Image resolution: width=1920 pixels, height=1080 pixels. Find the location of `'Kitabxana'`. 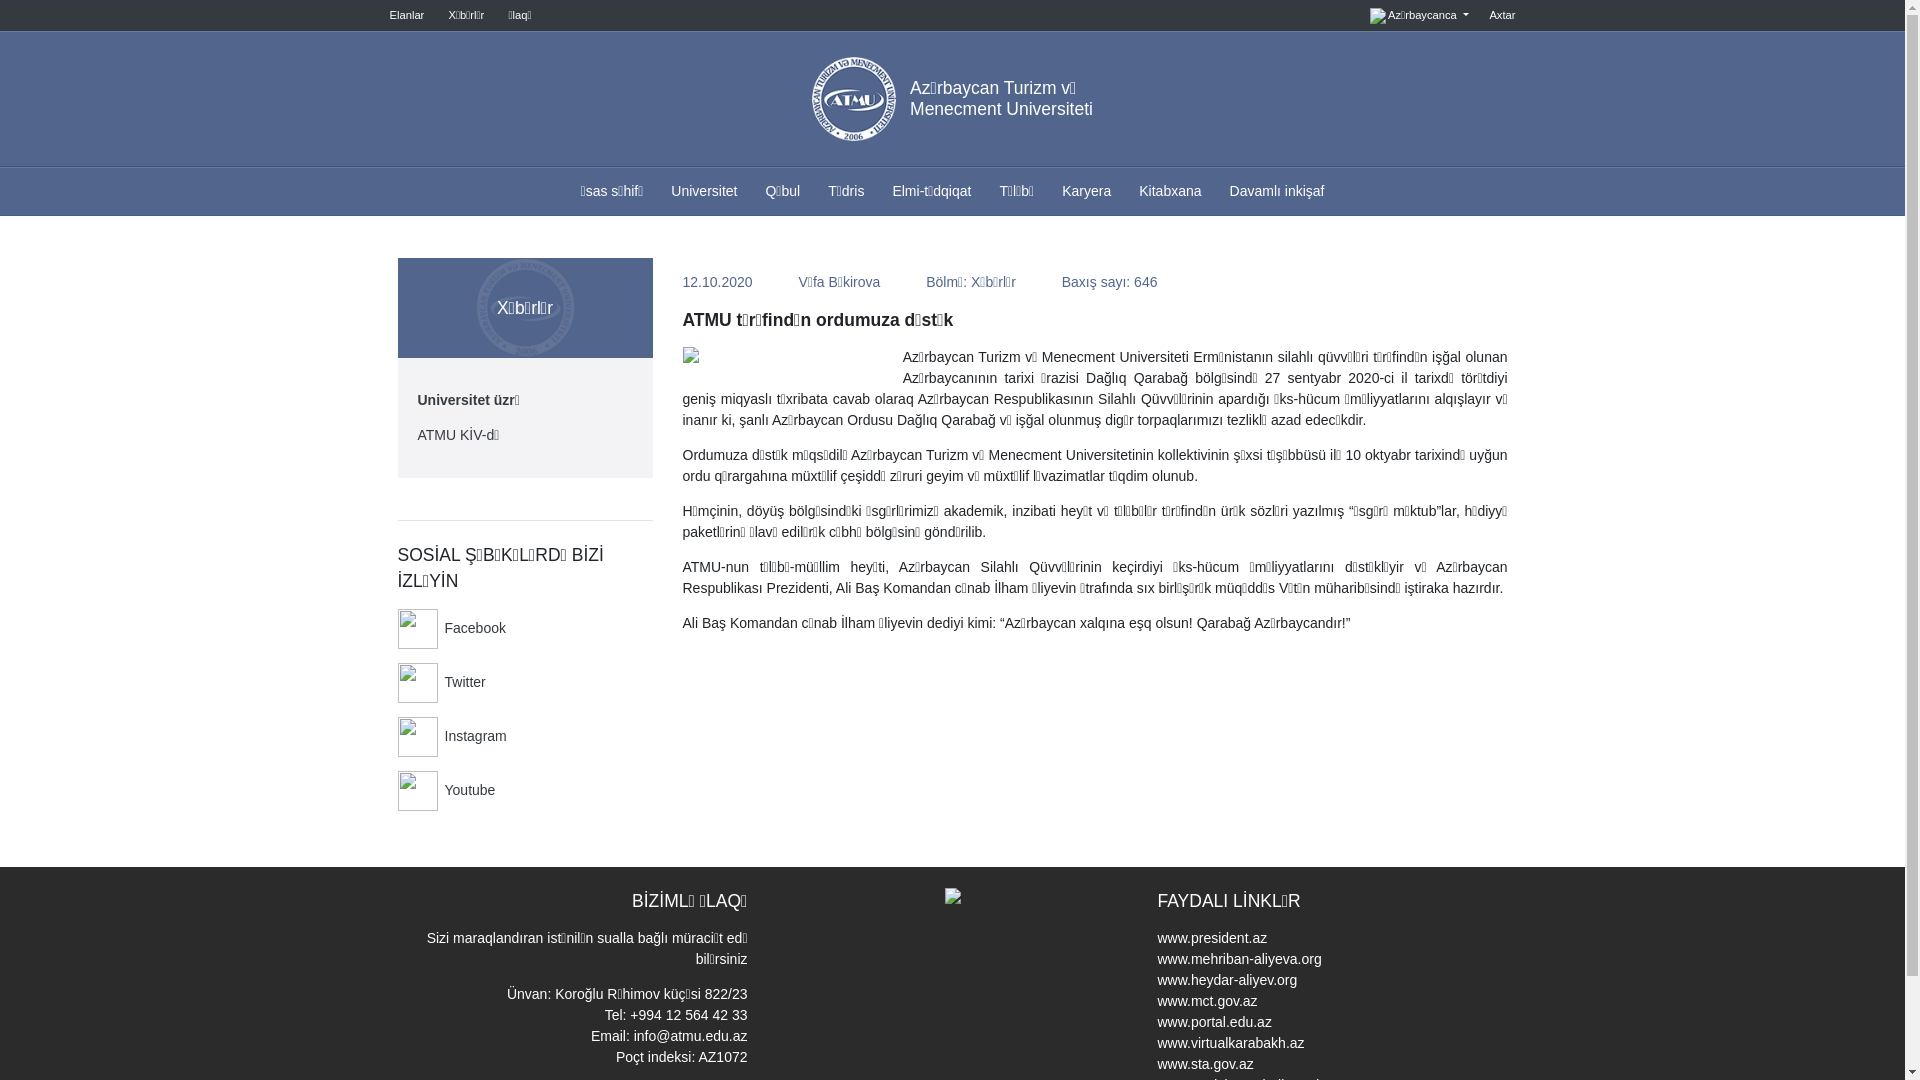

'Kitabxana' is located at coordinates (1124, 191).